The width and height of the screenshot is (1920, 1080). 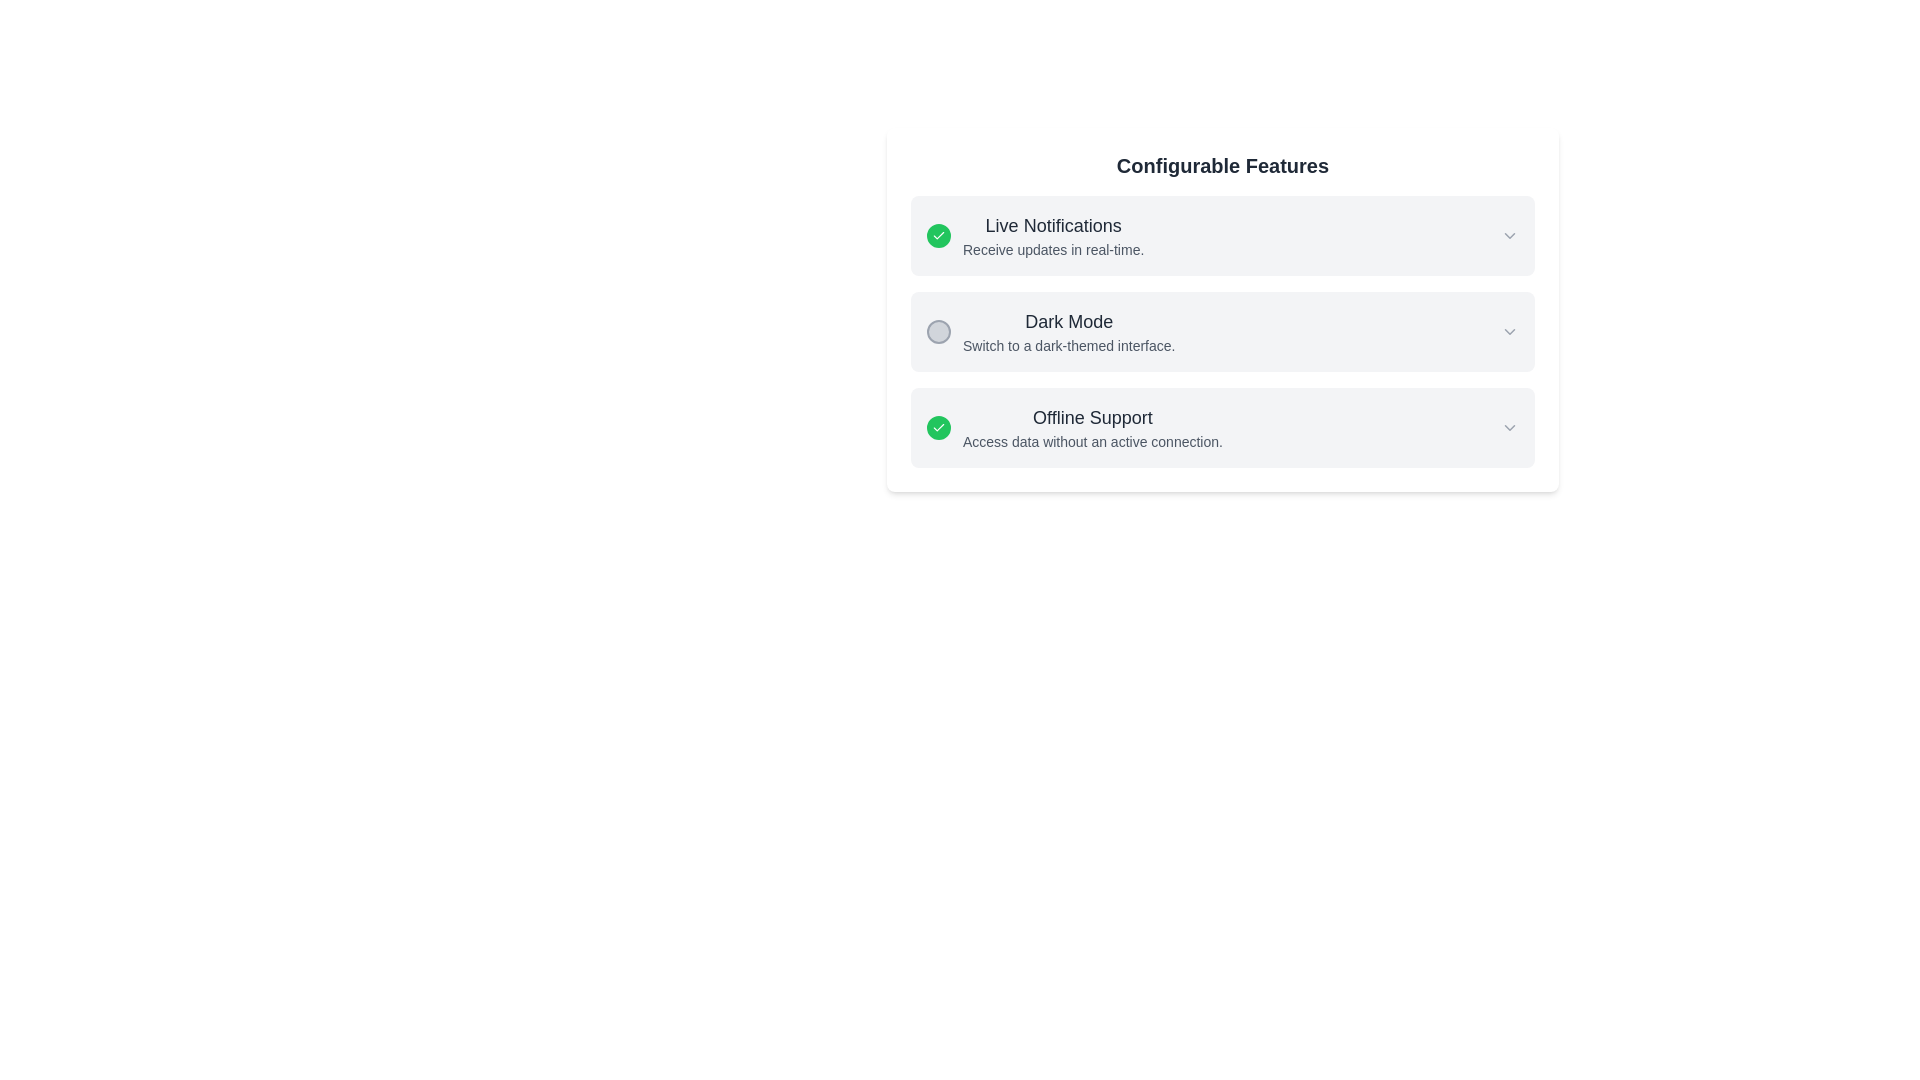 What do you see at coordinates (938, 234) in the screenshot?
I see `the circular toggle button located at the leftmost portion of the 'Live Notifications' row in the 'Configurable Features' section` at bounding box center [938, 234].